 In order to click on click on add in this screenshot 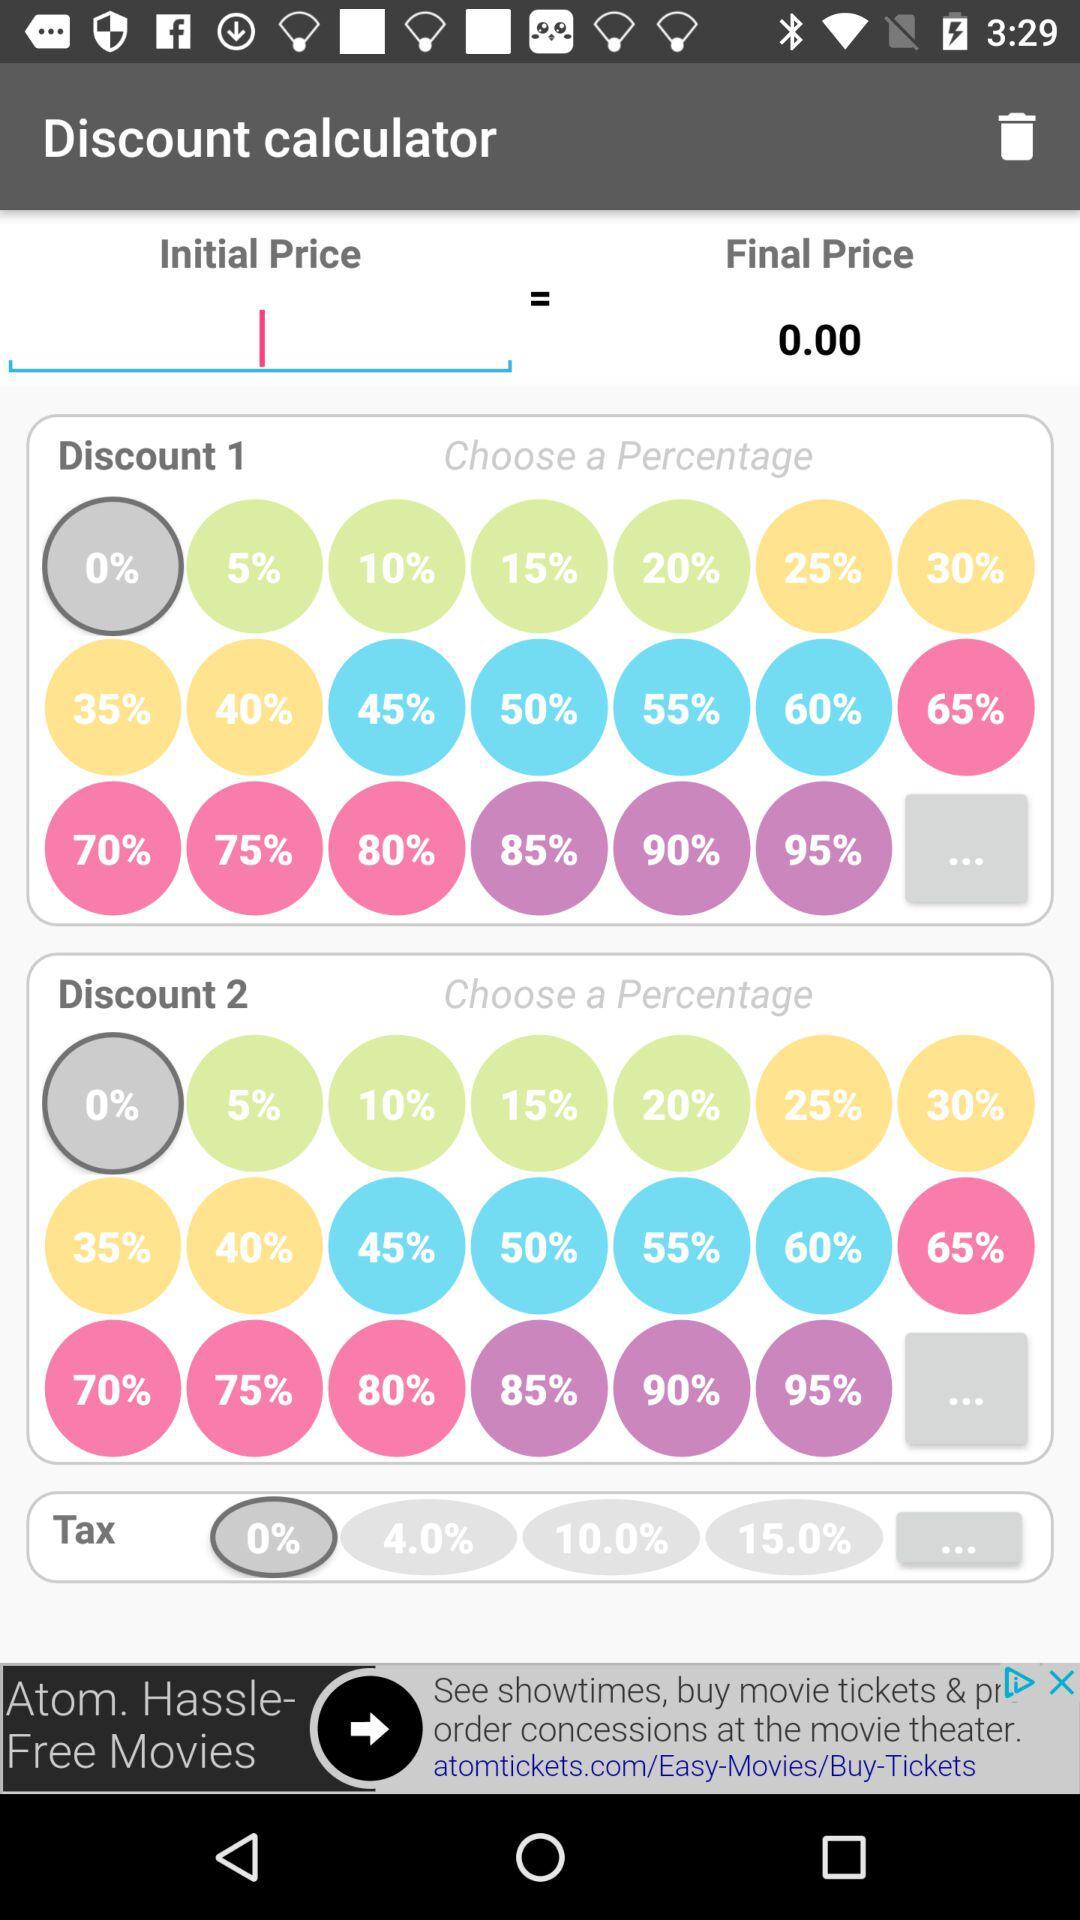, I will do `click(540, 1727)`.